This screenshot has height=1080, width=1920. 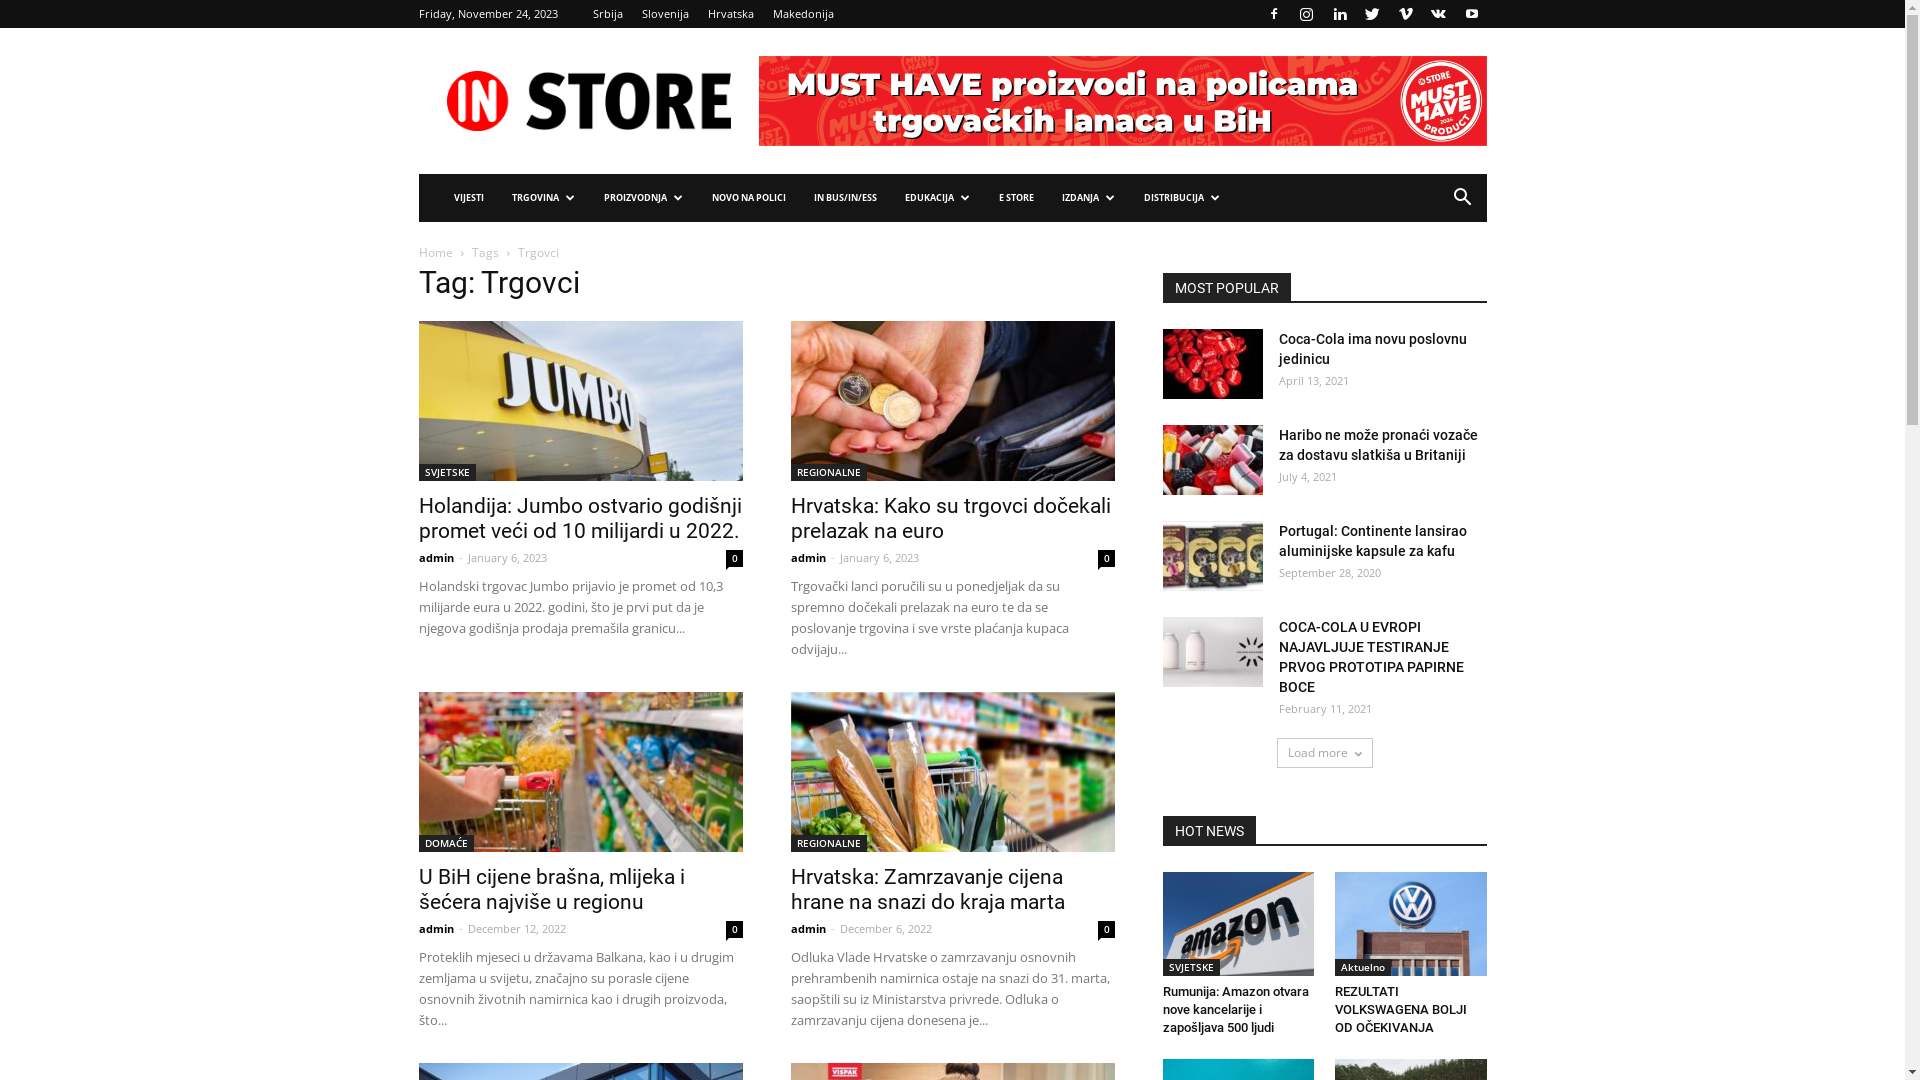 I want to click on 'Home', so click(x=434, y=251).